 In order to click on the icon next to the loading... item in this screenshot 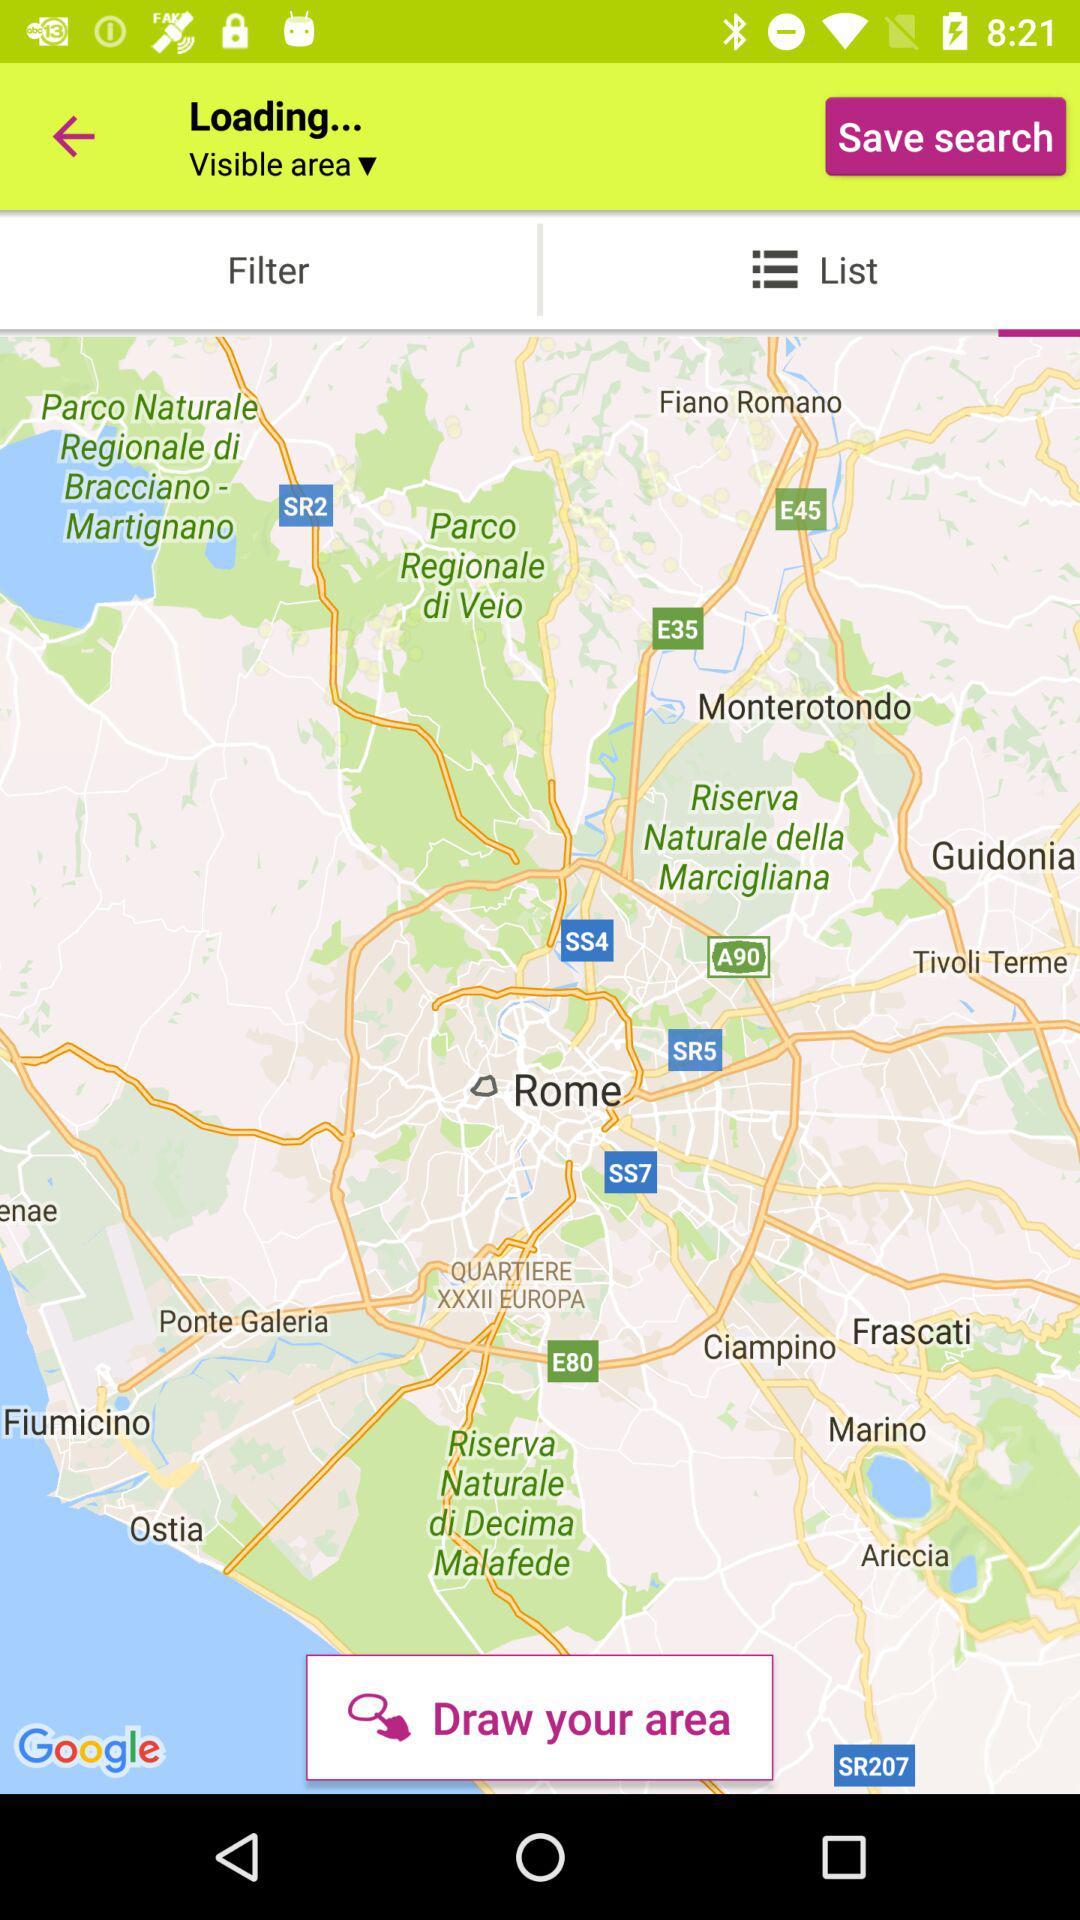, I will do `click(72, 135)`.